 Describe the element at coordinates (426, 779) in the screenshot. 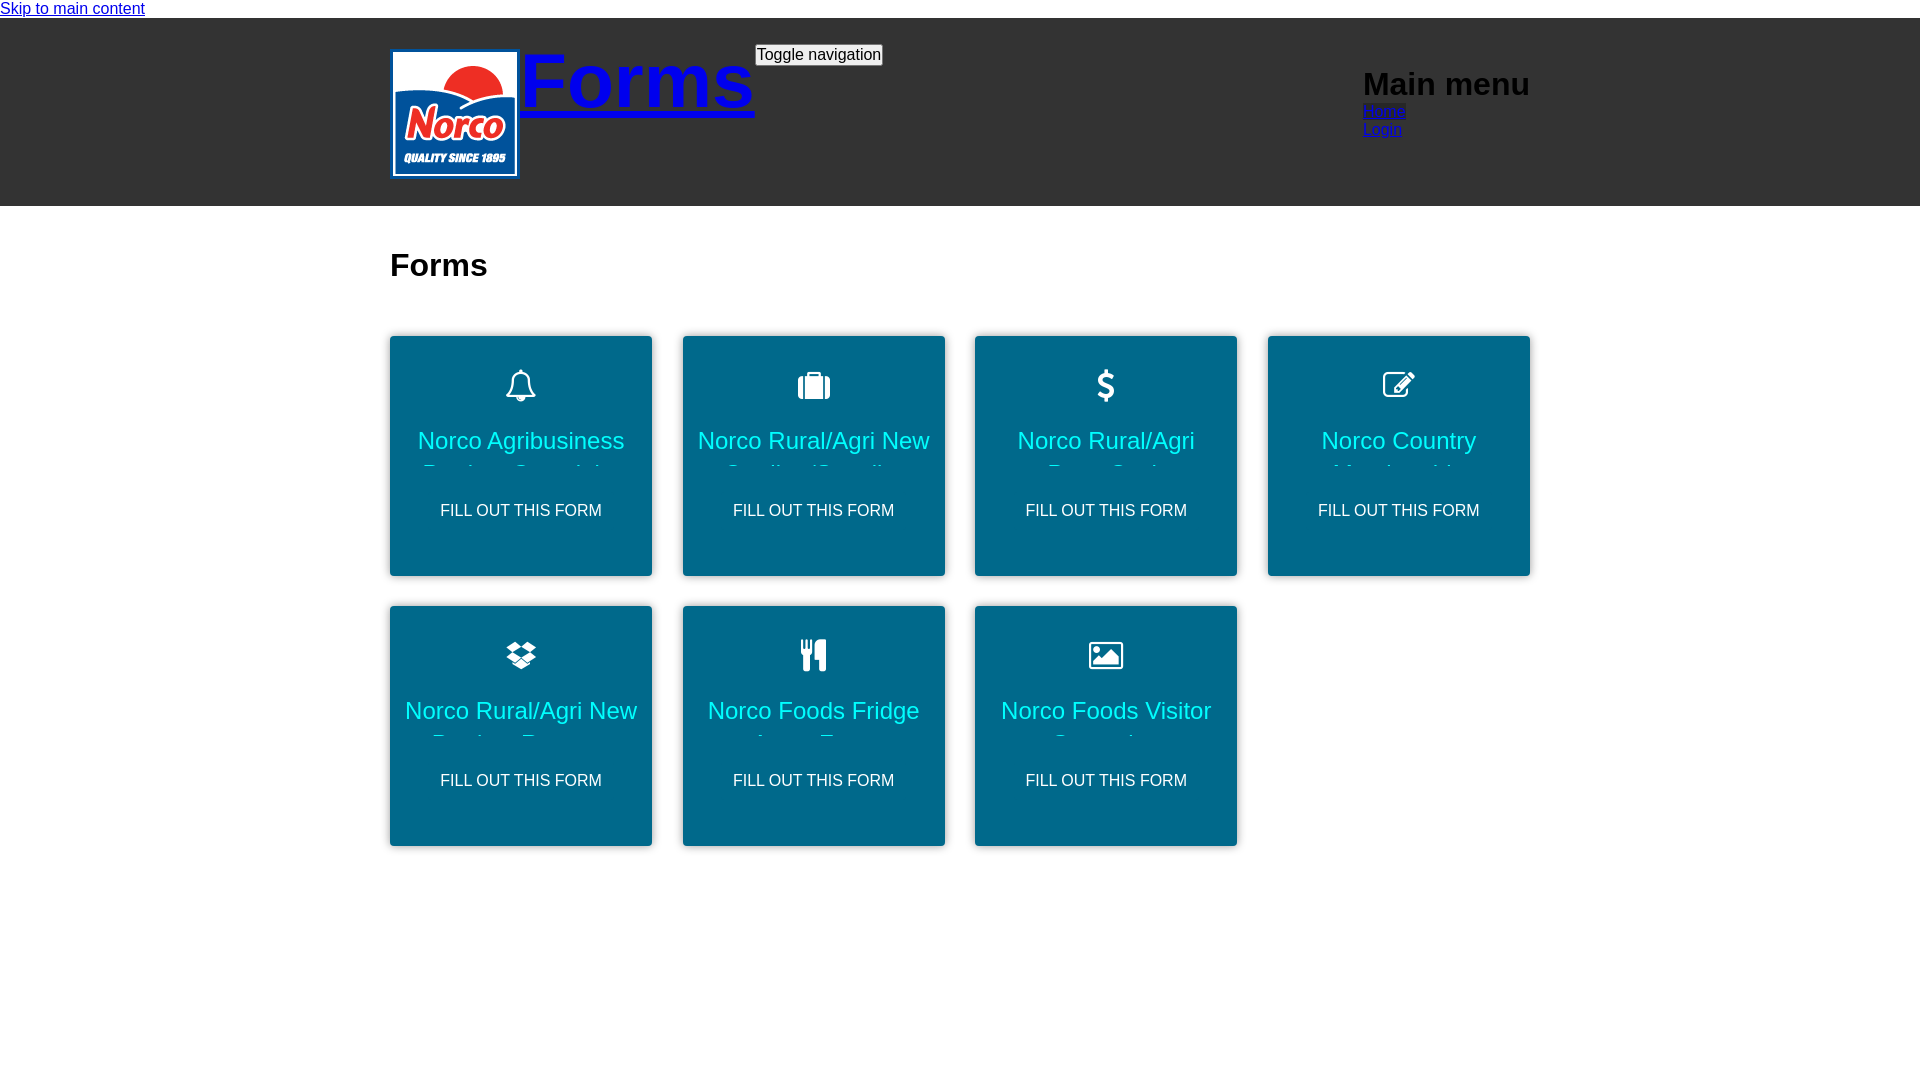

I see `'FILL OUT THIS FORM'` at that location.